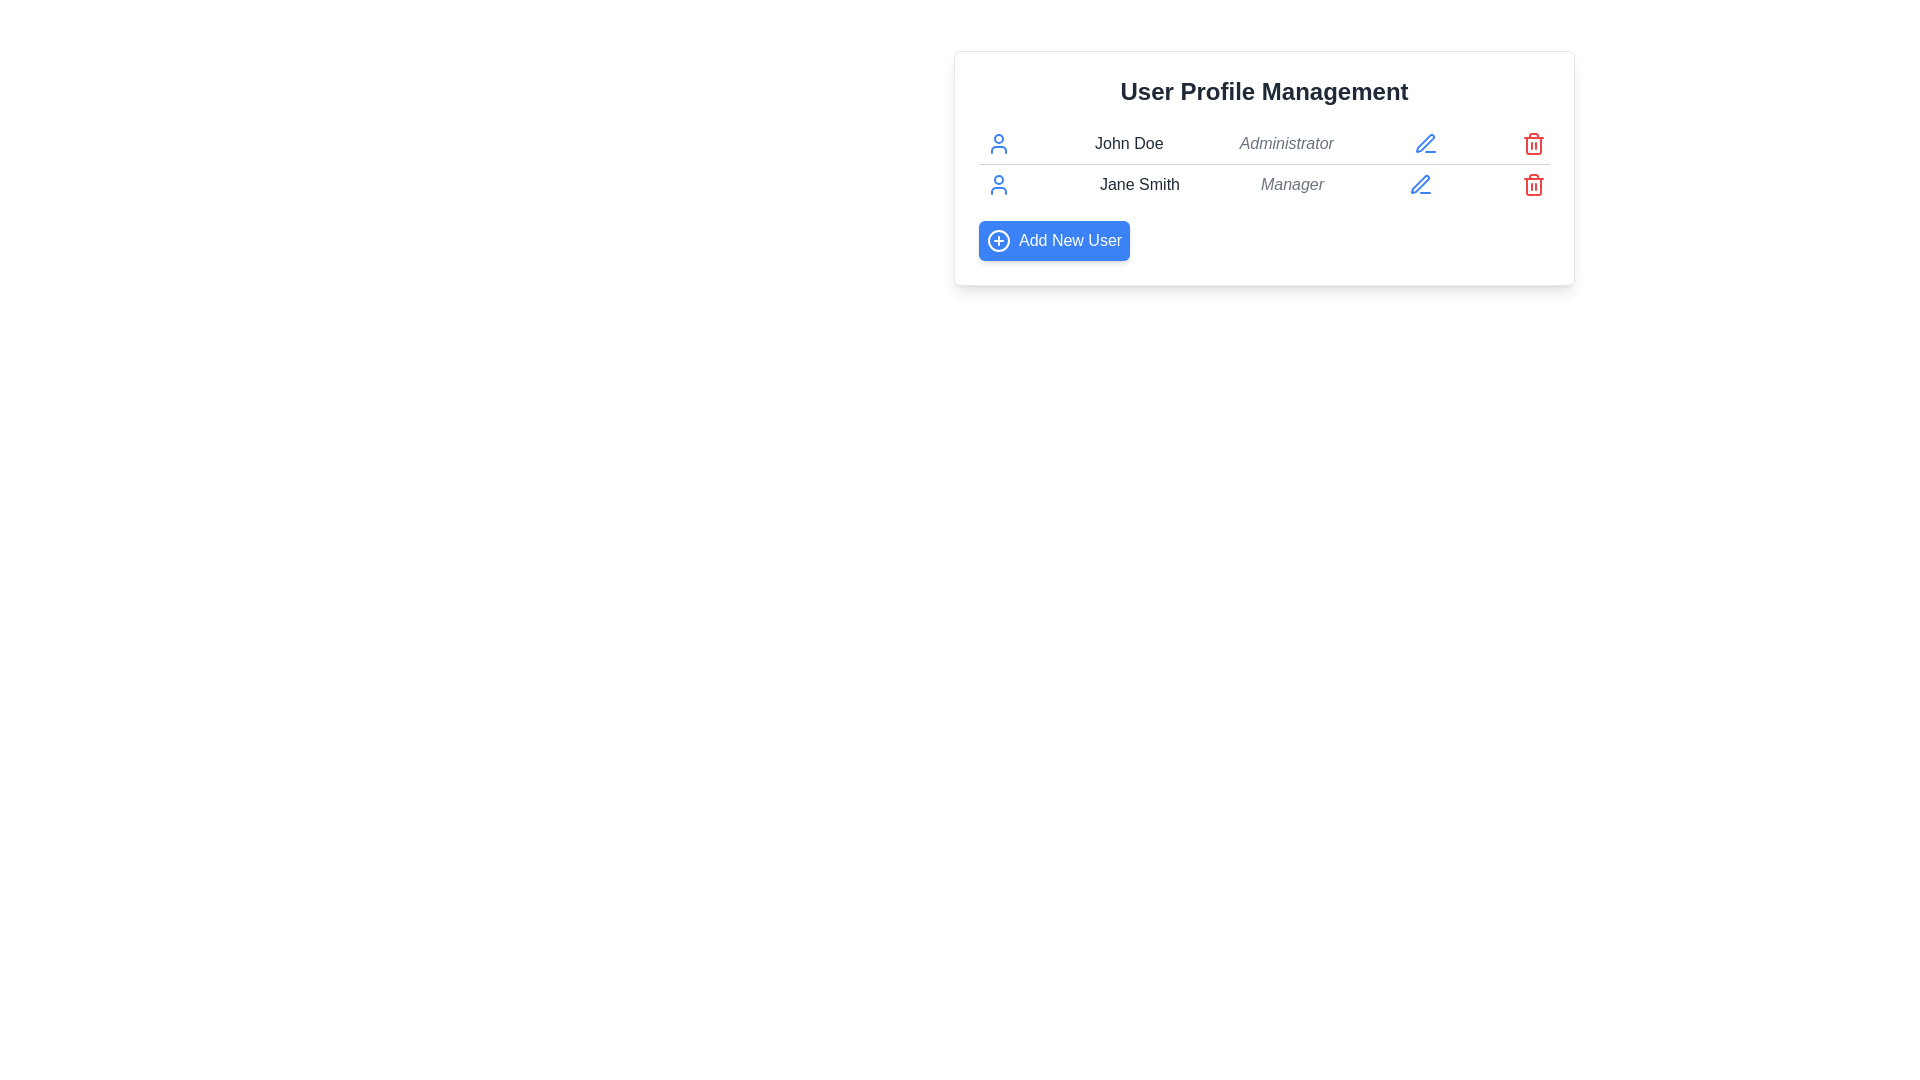 This screenshot has width=1920, height=1080. What do you see at coordinates (1533, 142) in the screenshot?
I see `the red trash icon button located at the far right of the row containing the user 'John Doe' with the role 'Administrator'` at bounding box center [1533, 142].